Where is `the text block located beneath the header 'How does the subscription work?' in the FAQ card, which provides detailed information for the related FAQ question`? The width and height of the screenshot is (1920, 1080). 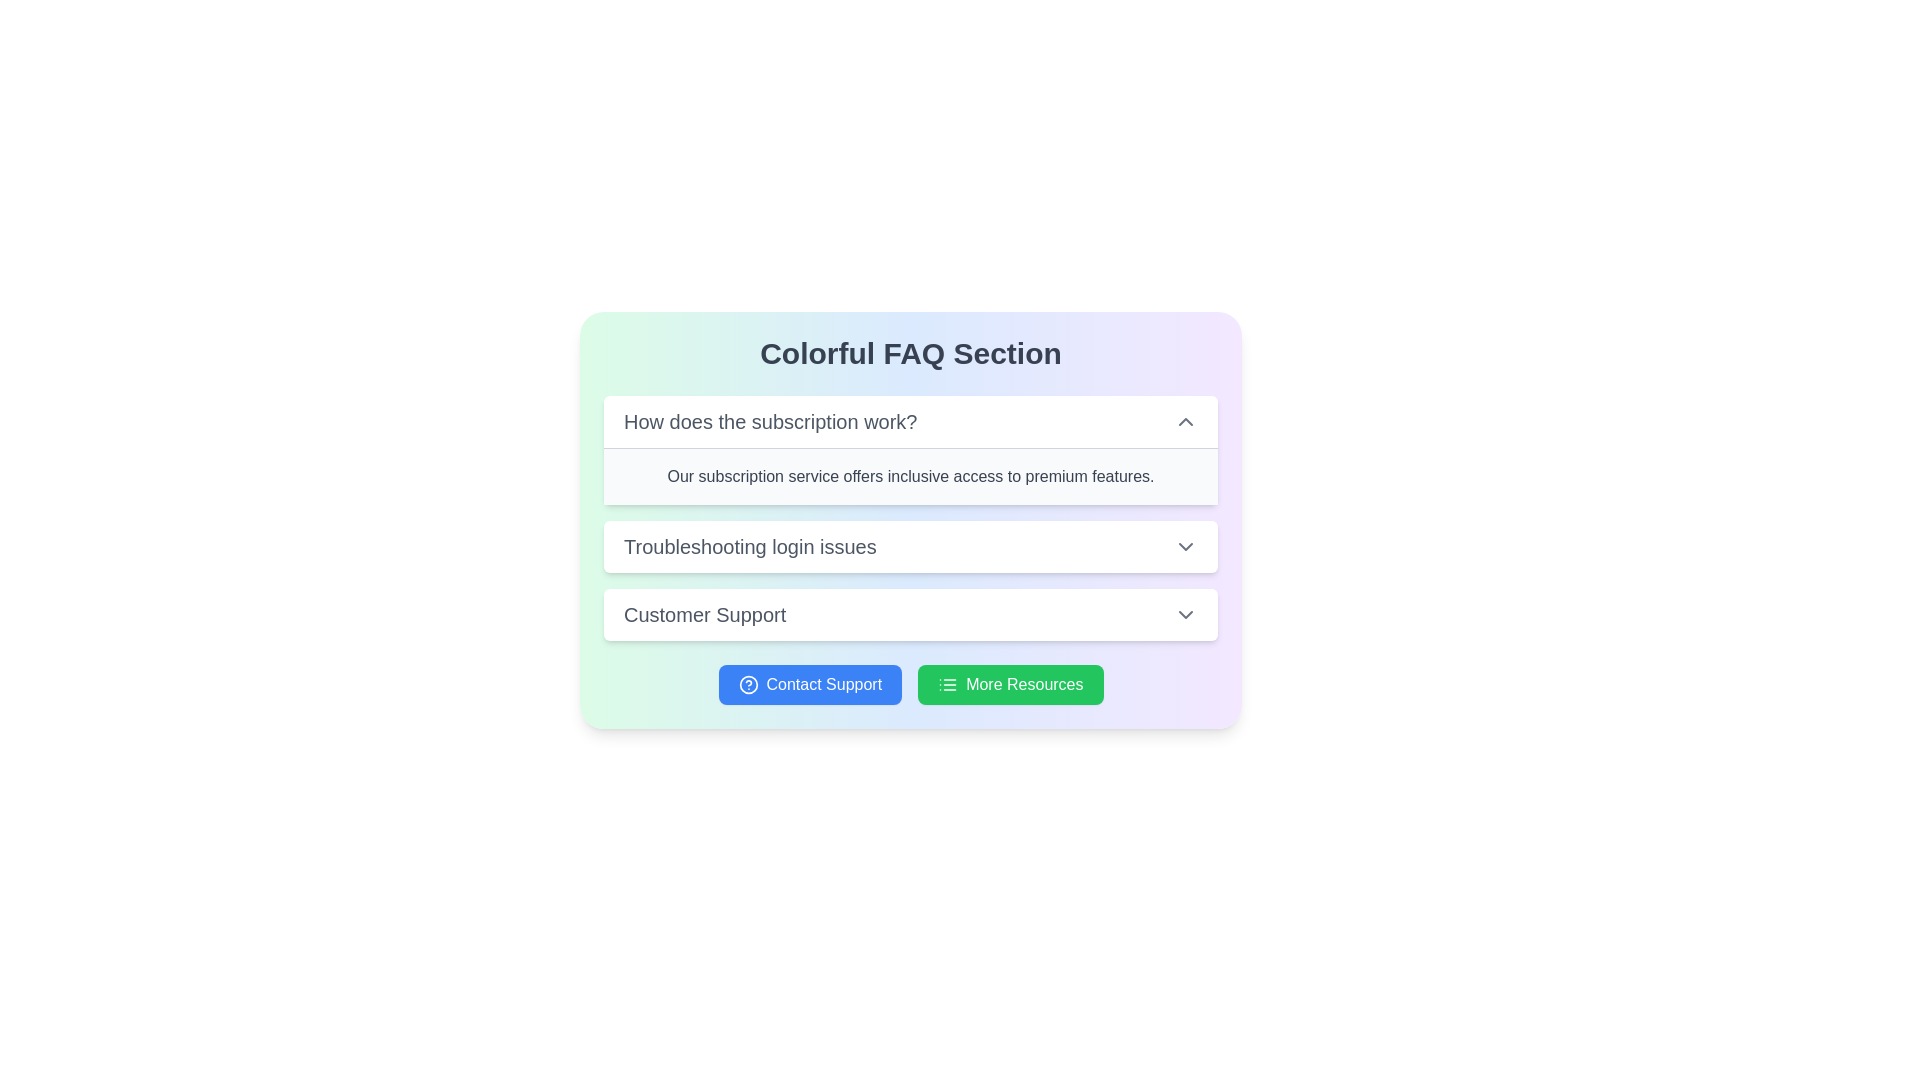
the text block located beneath the header 'How does the subscription work?' in the FAQ card, which provides detailed information for the related FAQ question is located at coordinates (910, 476).